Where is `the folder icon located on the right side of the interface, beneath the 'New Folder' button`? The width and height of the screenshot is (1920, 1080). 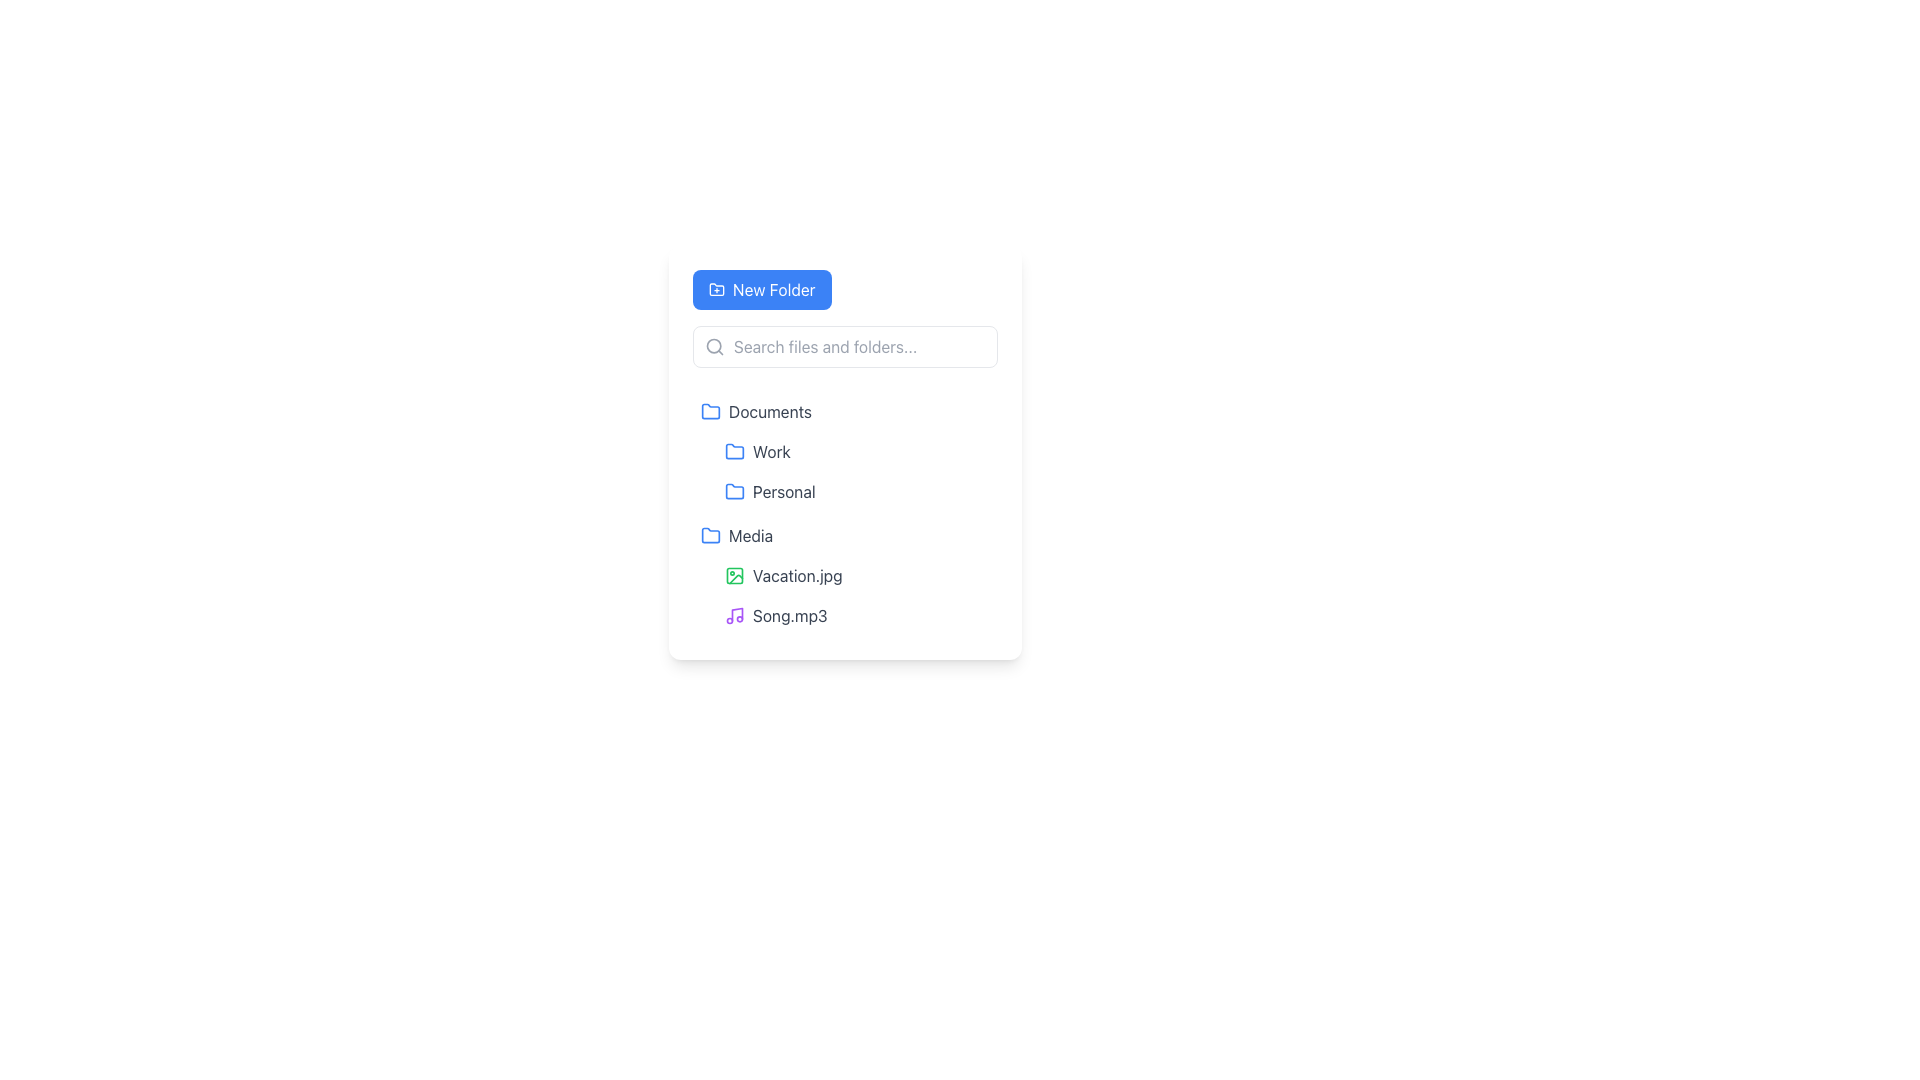
the folder icon located on the right side of the interface, beneath the 'New Folder' button is located at coordinates (710, 410).